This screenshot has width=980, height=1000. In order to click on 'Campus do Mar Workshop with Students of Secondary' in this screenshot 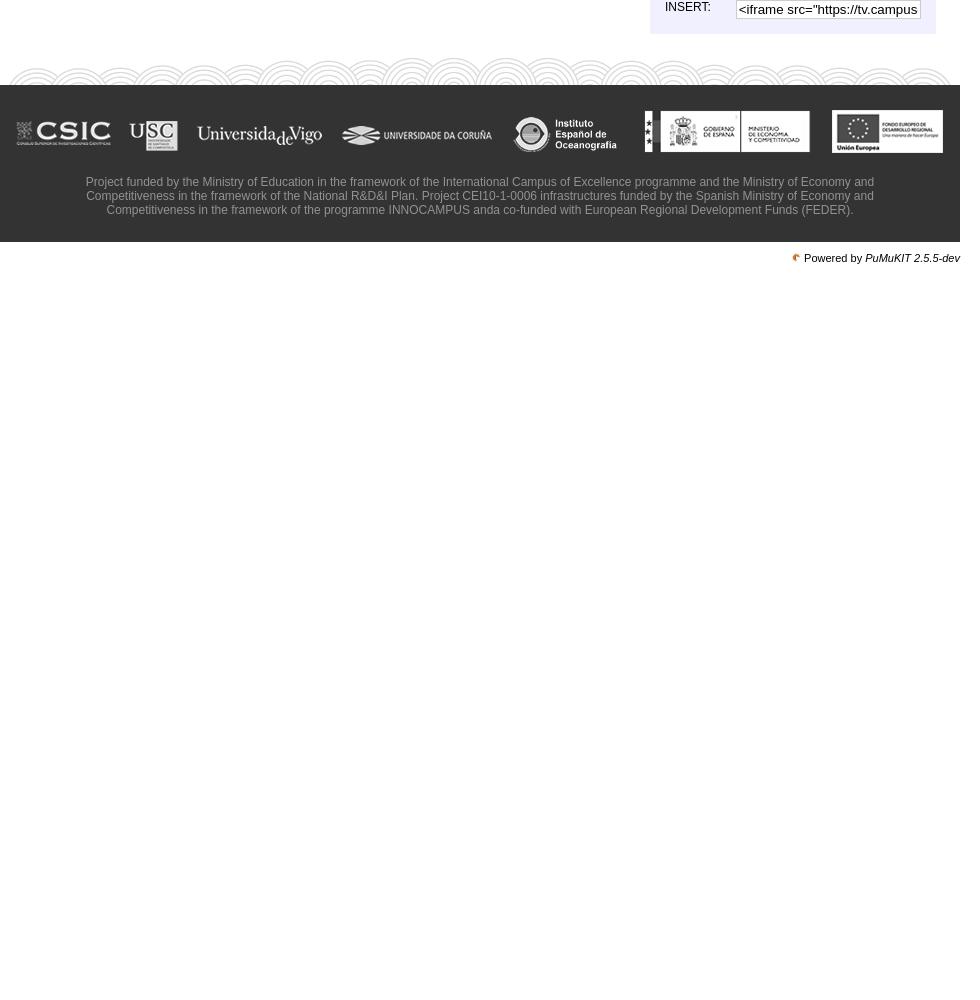, I will do `click(749, 58)`.